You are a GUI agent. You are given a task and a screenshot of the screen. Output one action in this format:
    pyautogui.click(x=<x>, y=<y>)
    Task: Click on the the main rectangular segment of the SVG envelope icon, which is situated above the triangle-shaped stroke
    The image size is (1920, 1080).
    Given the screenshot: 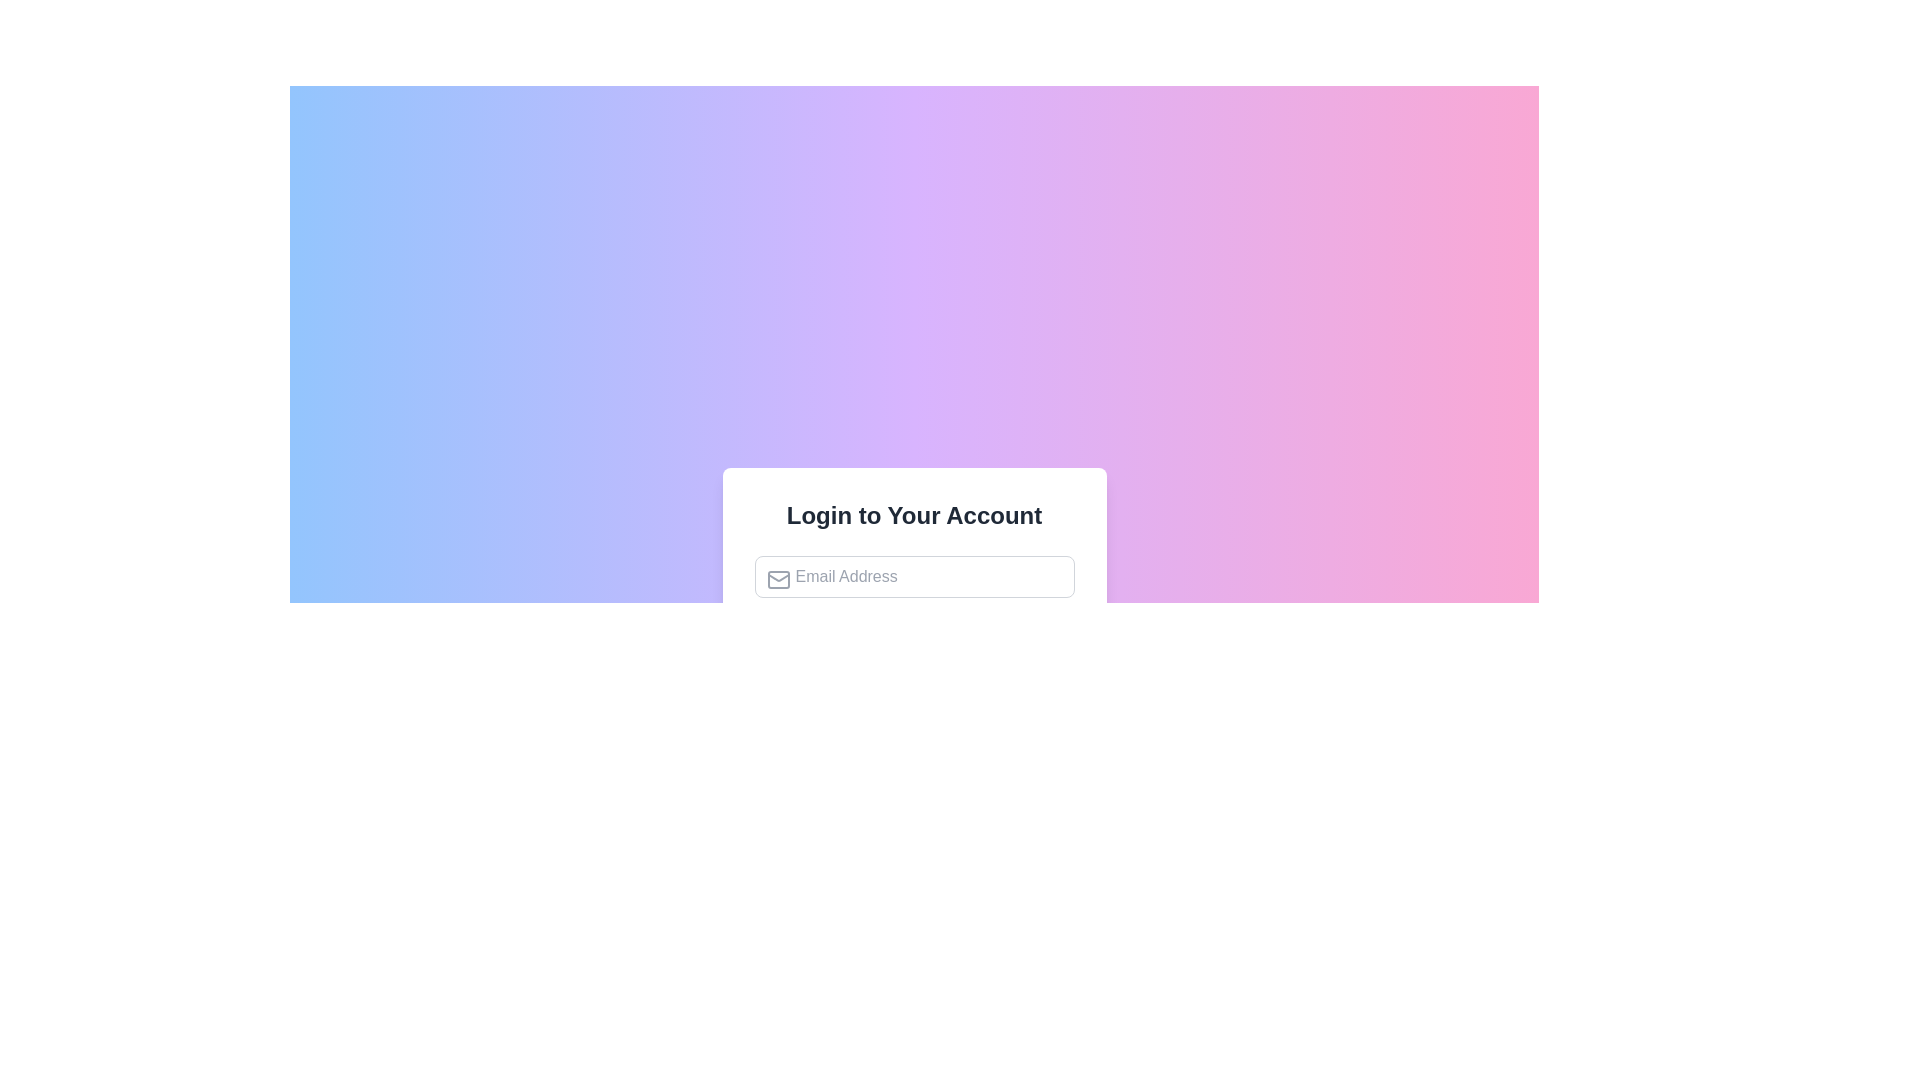 What is the action you would take?
    pyautogui.click(x=777, y=579)
    